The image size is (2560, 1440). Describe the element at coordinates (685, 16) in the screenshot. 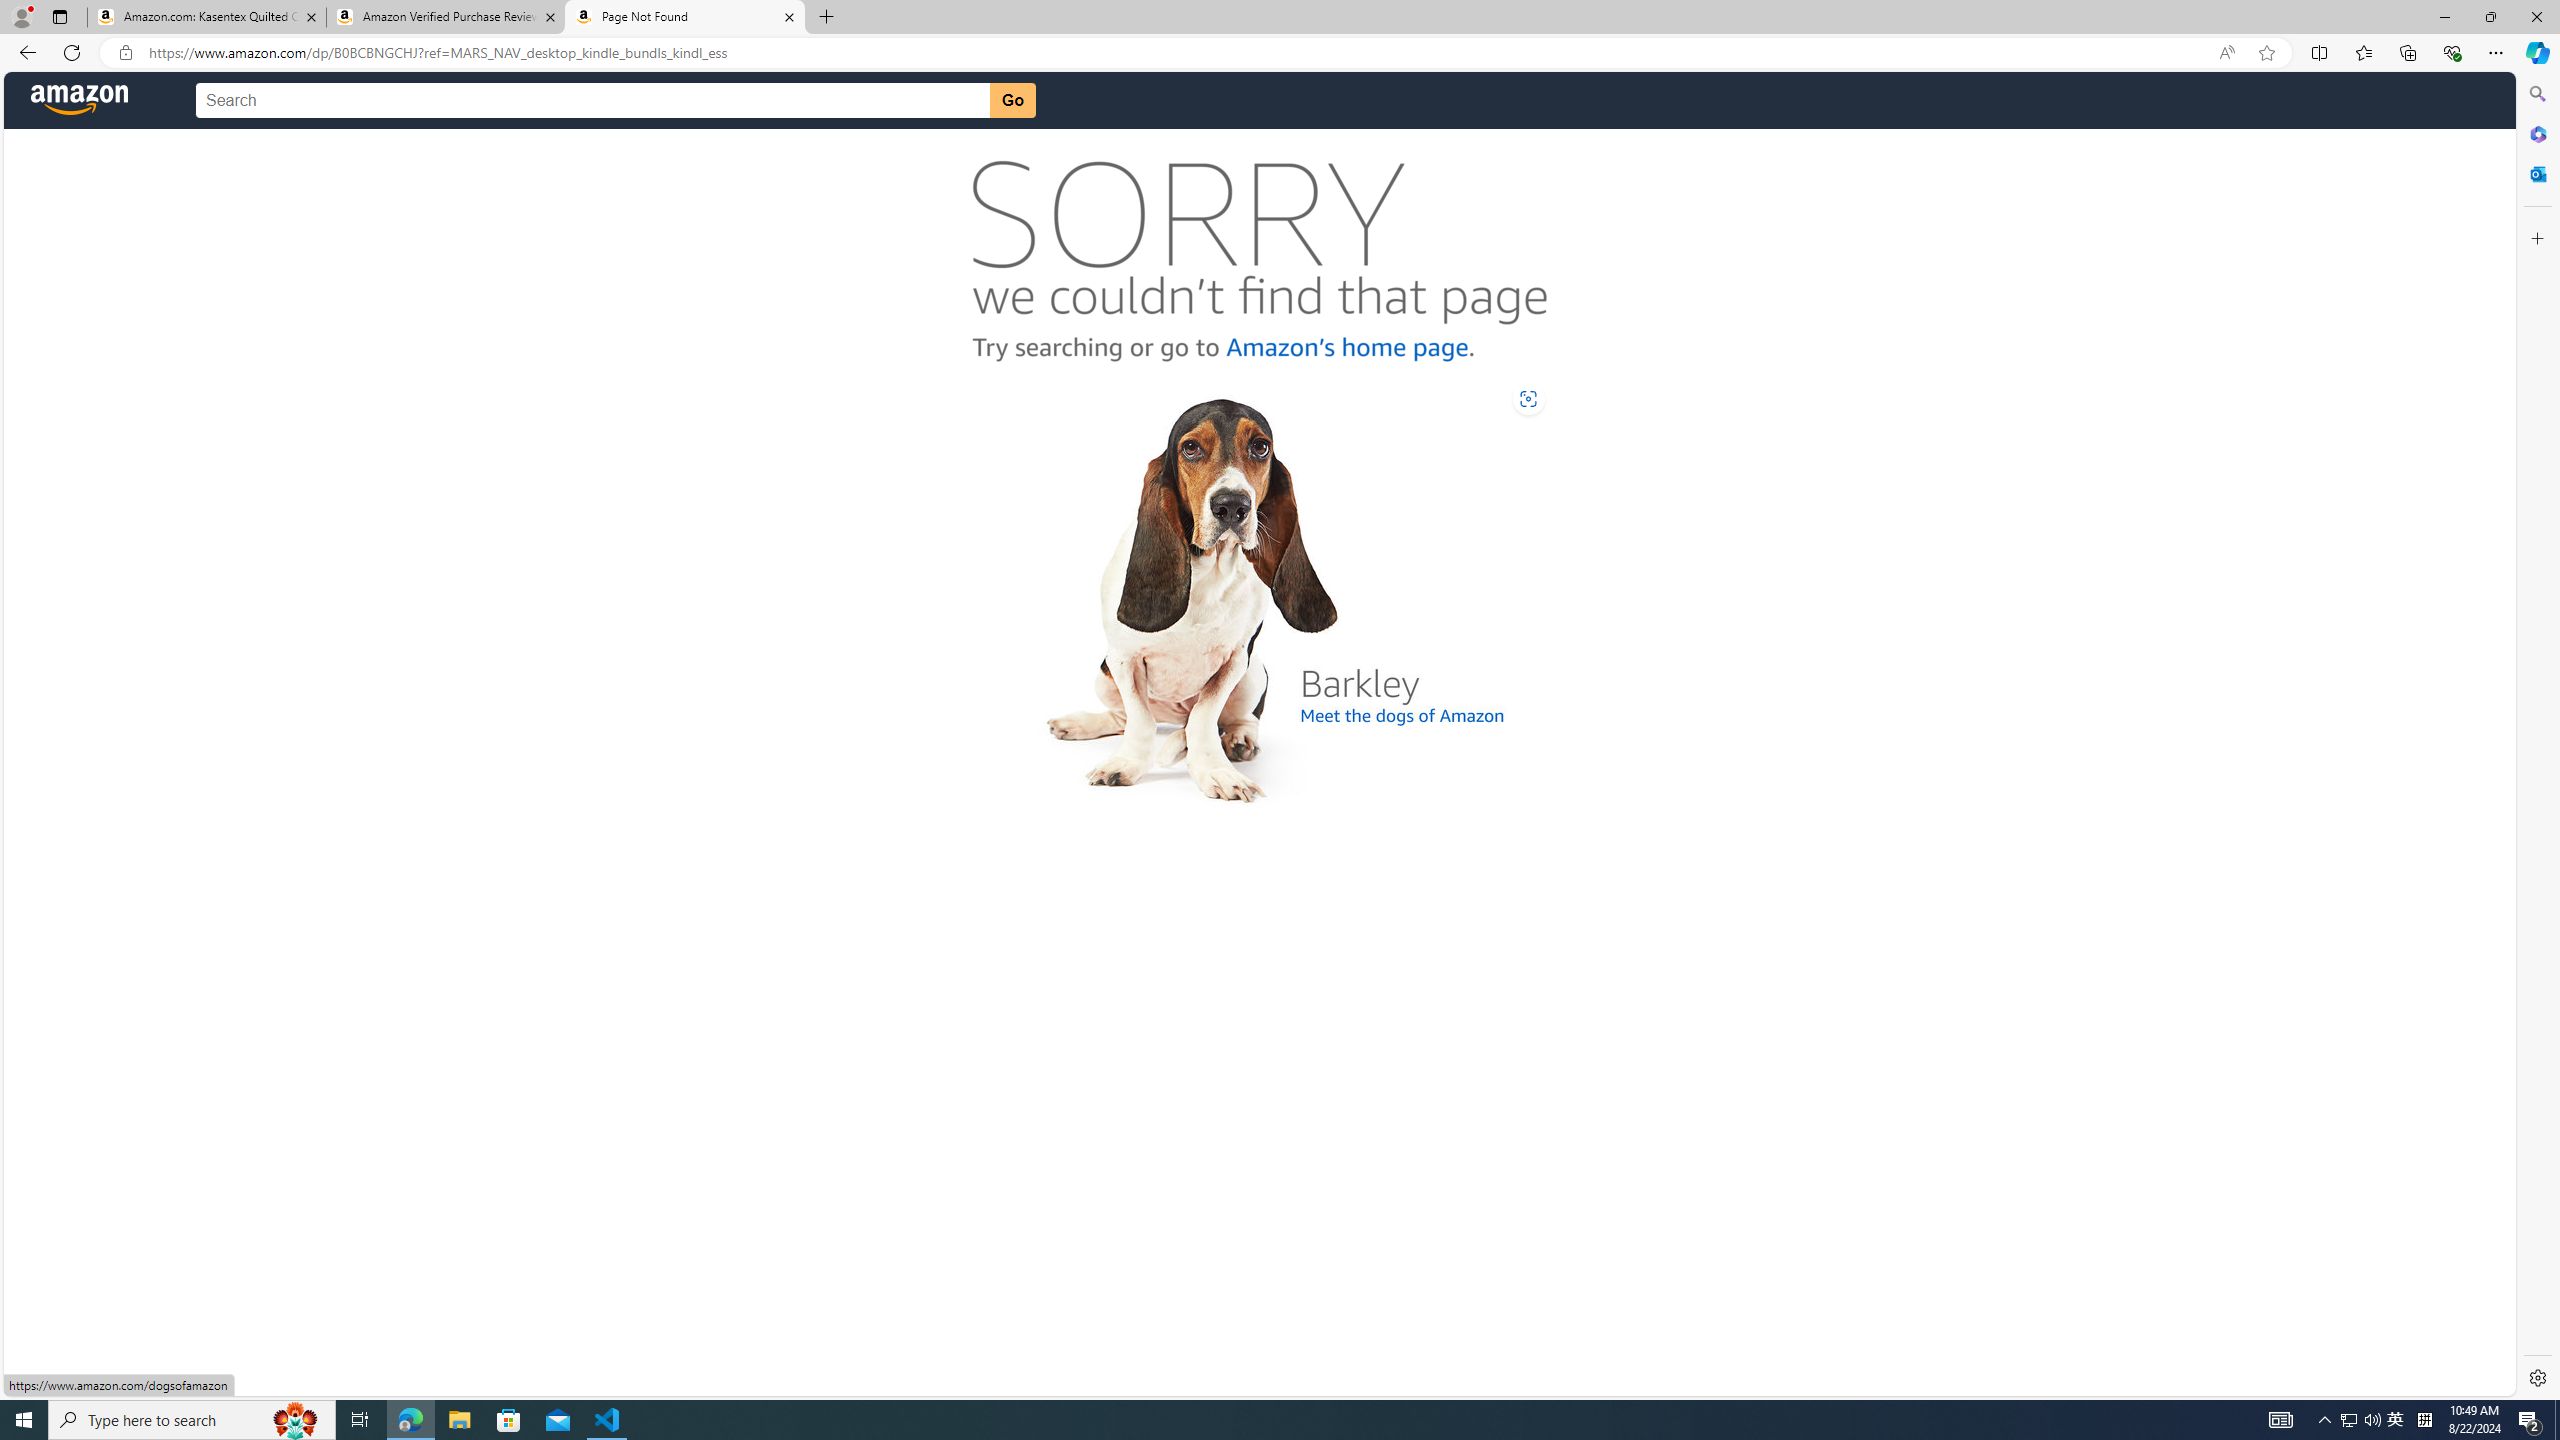

I see `'Page Not Found'` at that location.